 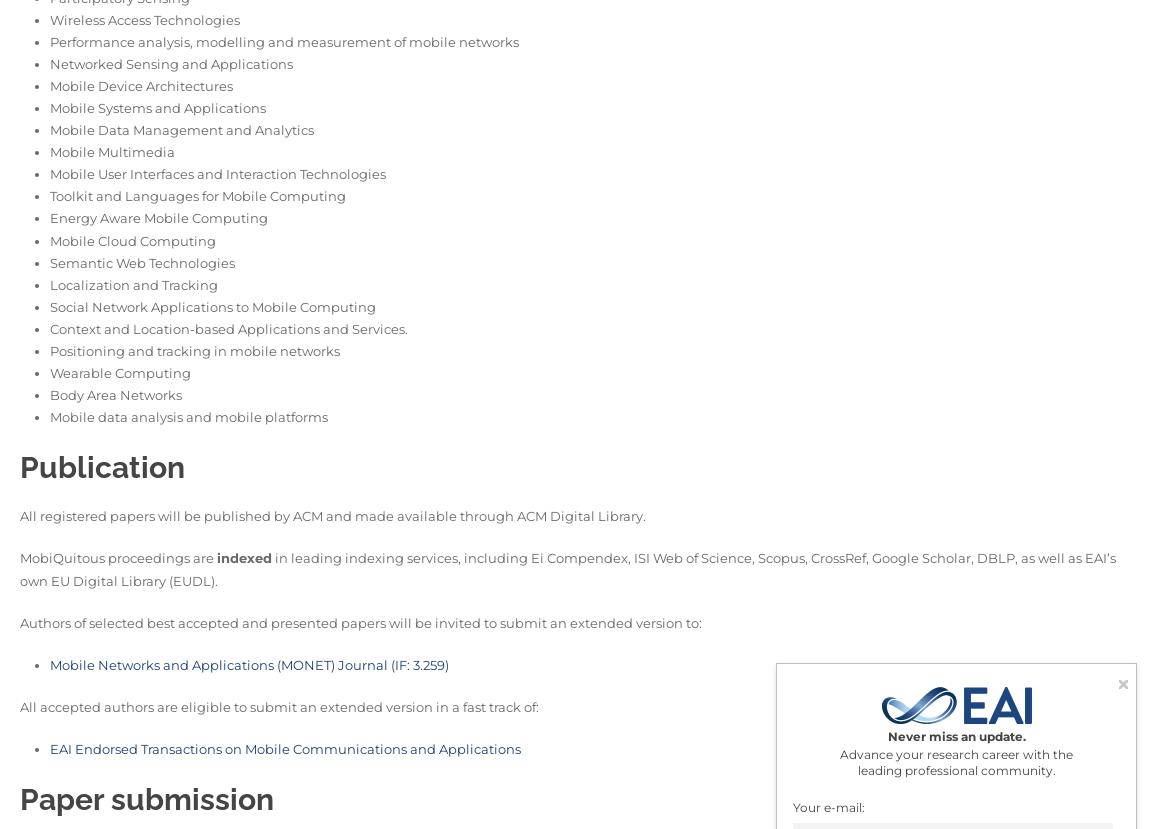 I want to click on 'Mobile User Interfaces and Interaction Technologies', so click(x=217, y=174).